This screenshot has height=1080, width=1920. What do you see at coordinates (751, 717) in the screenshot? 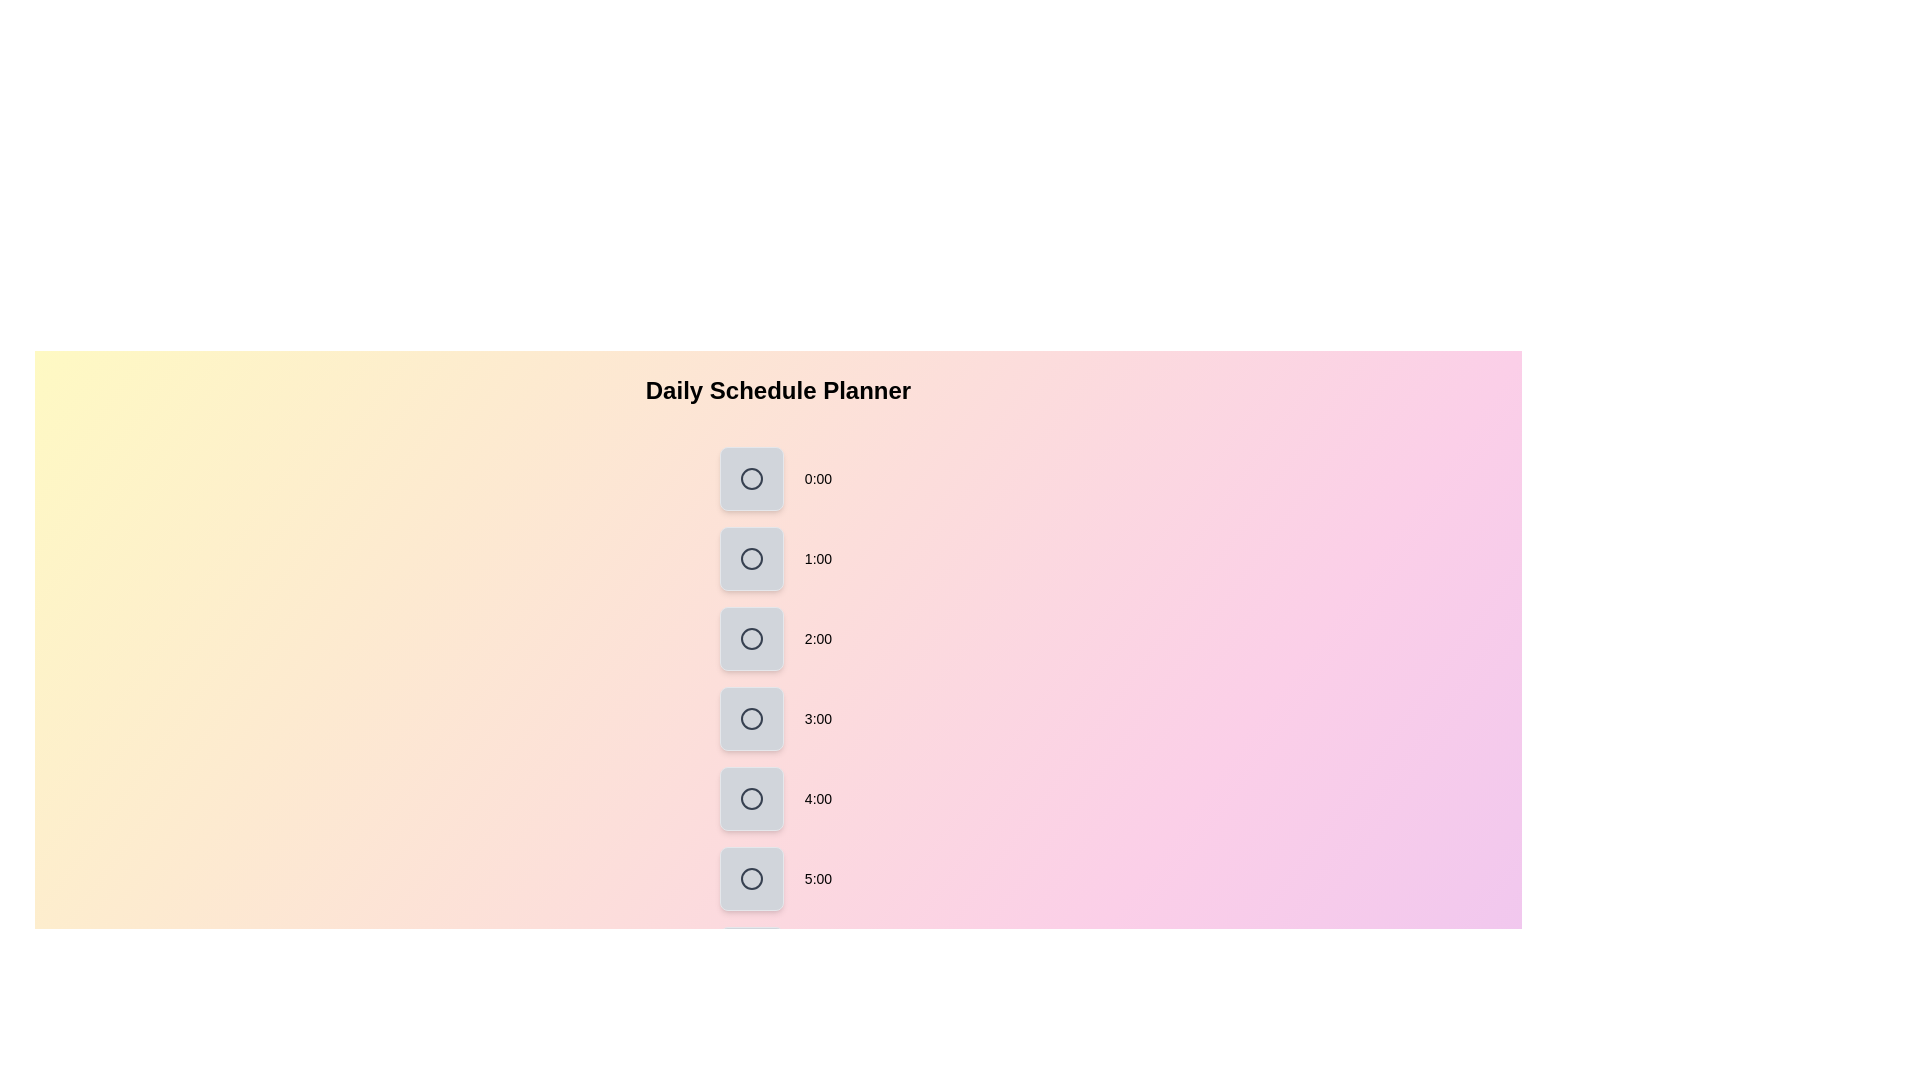
I see `the hour block corresponding to 3:00` at bounding box center [751, 717].